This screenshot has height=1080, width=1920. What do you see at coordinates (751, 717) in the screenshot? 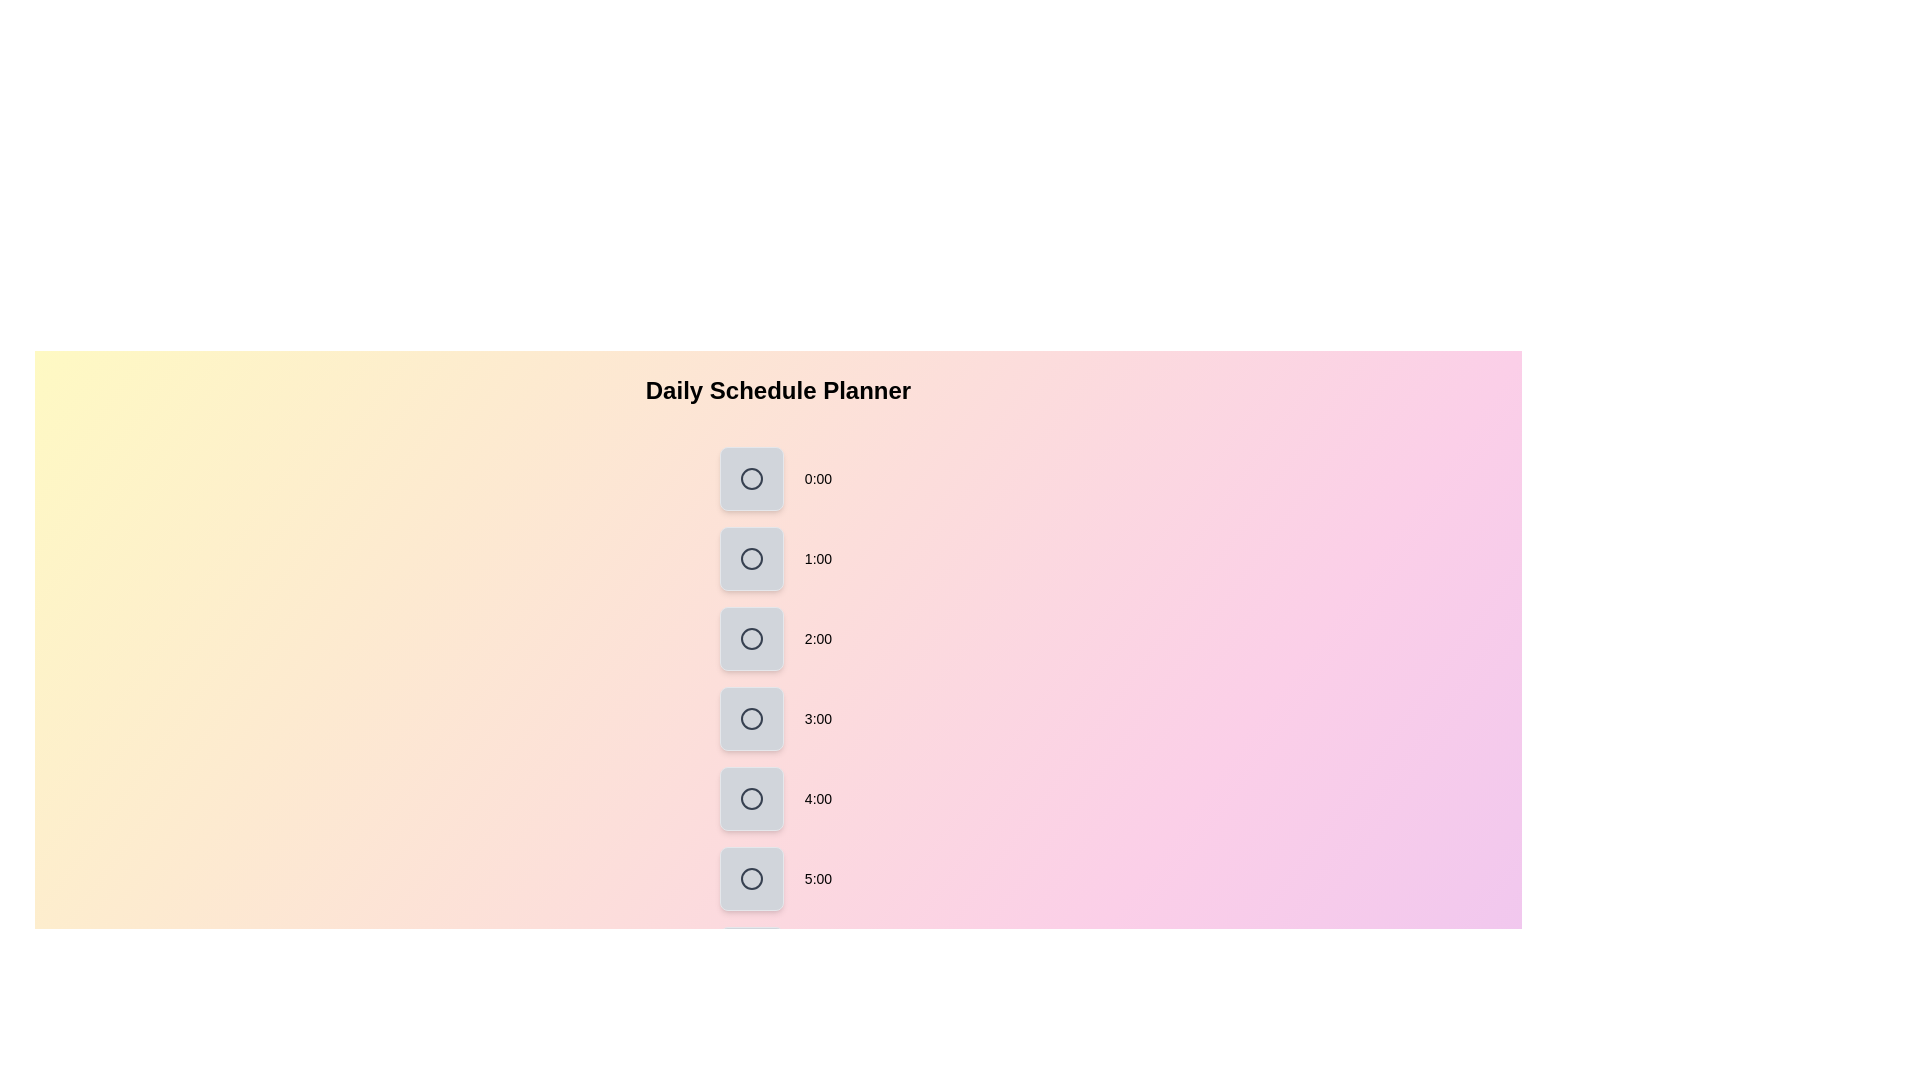
I see `the hour block corresponding to 3:00` at bounding box center [751, 717].